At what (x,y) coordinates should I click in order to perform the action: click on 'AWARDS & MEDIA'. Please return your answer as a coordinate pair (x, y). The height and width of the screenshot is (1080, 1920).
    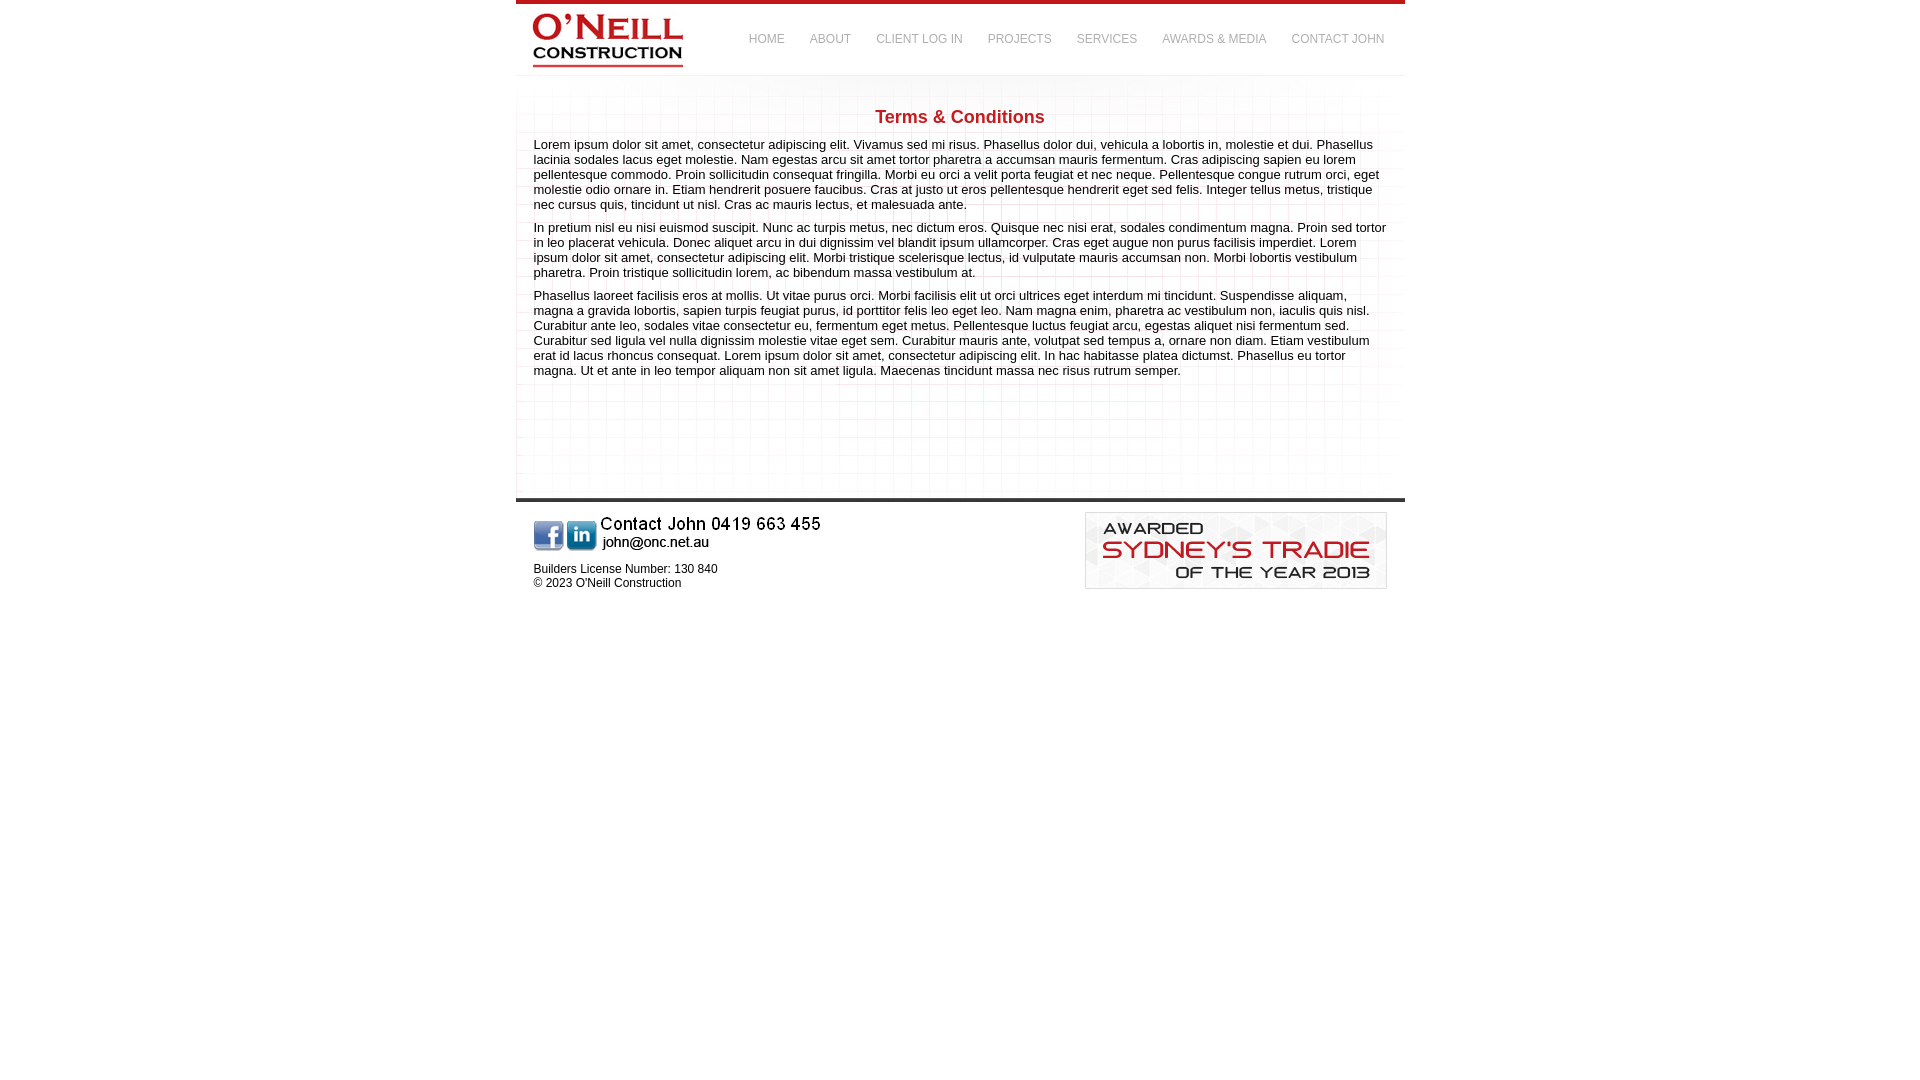
    Looking at the image, I should click on (1161, 39).